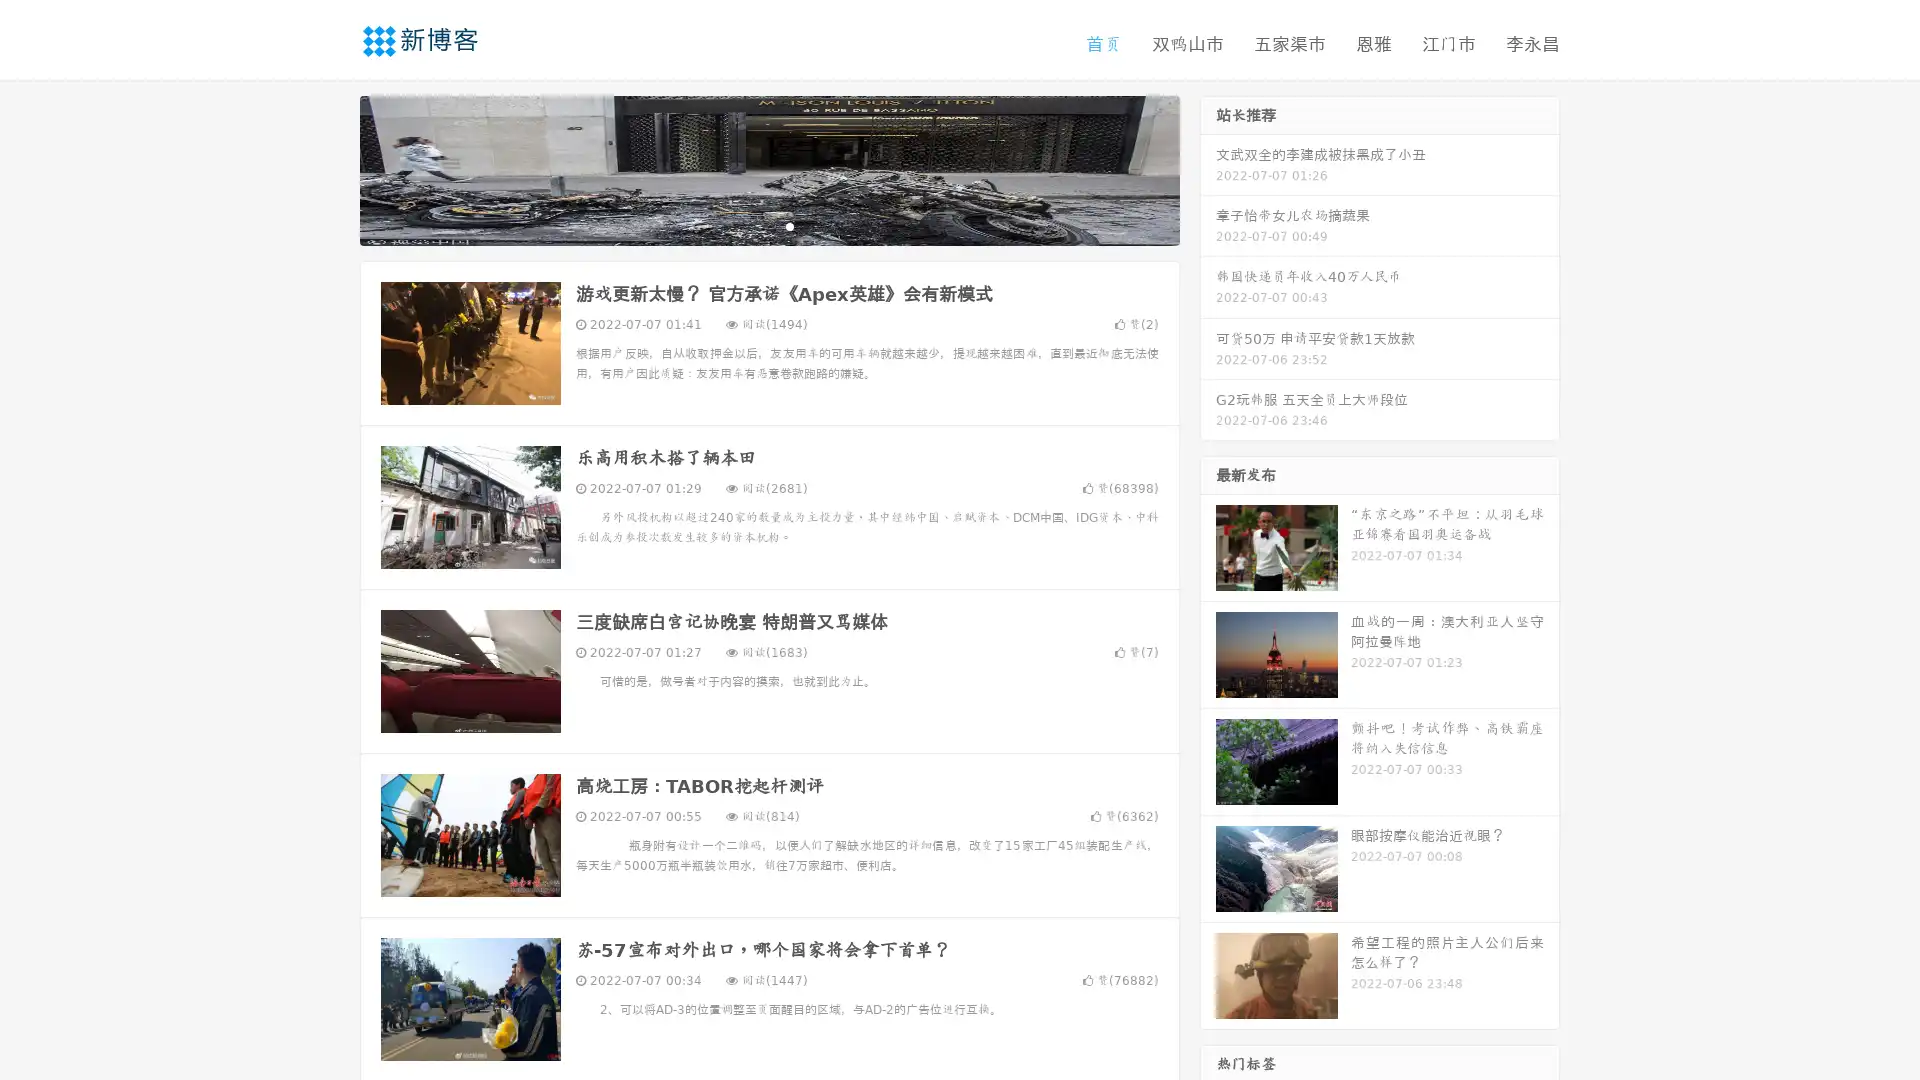  What do you see at coordinates (789, 225) in the screenshot?
I see `Go to slide 3` at bounding box center [789, 225].